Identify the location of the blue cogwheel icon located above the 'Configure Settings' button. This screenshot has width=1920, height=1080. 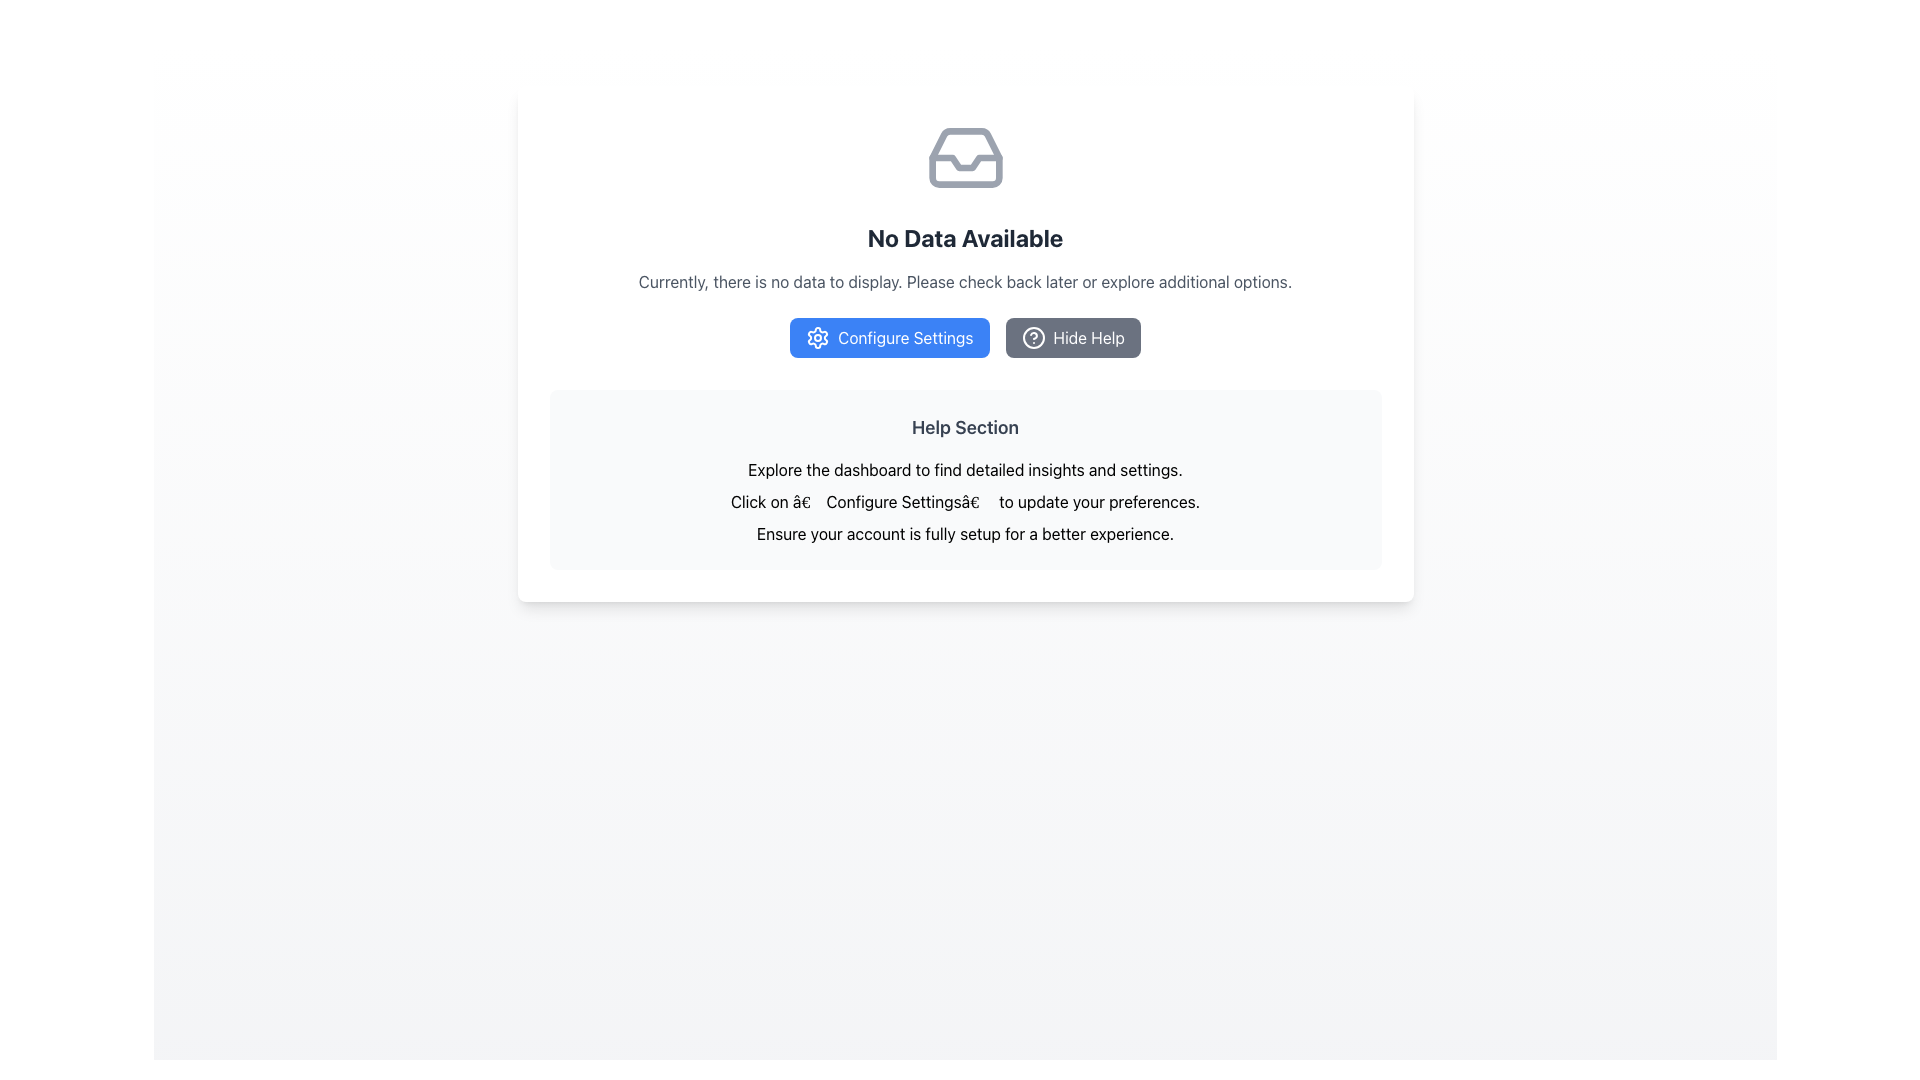
(818, 337).